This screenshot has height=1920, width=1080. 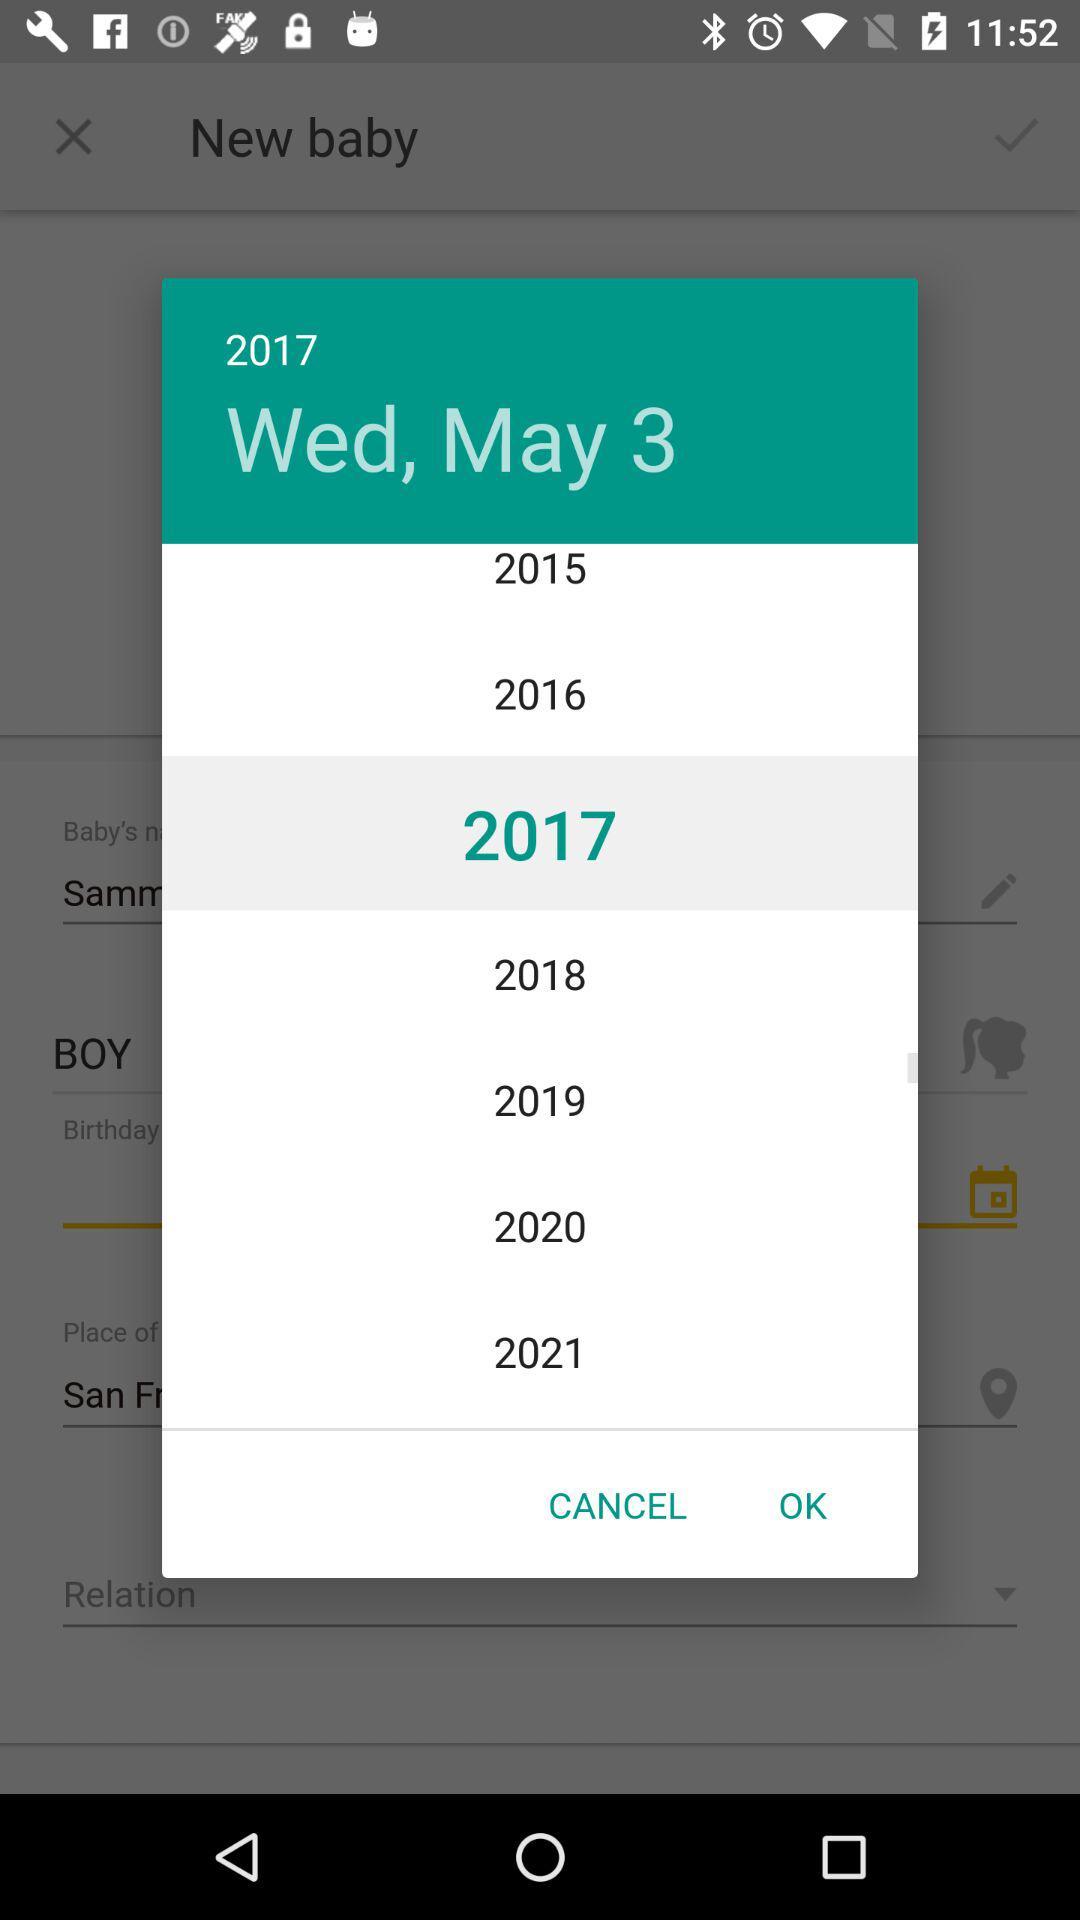 I want to click on the item next to ok icon, so click(x=616, y=1504).